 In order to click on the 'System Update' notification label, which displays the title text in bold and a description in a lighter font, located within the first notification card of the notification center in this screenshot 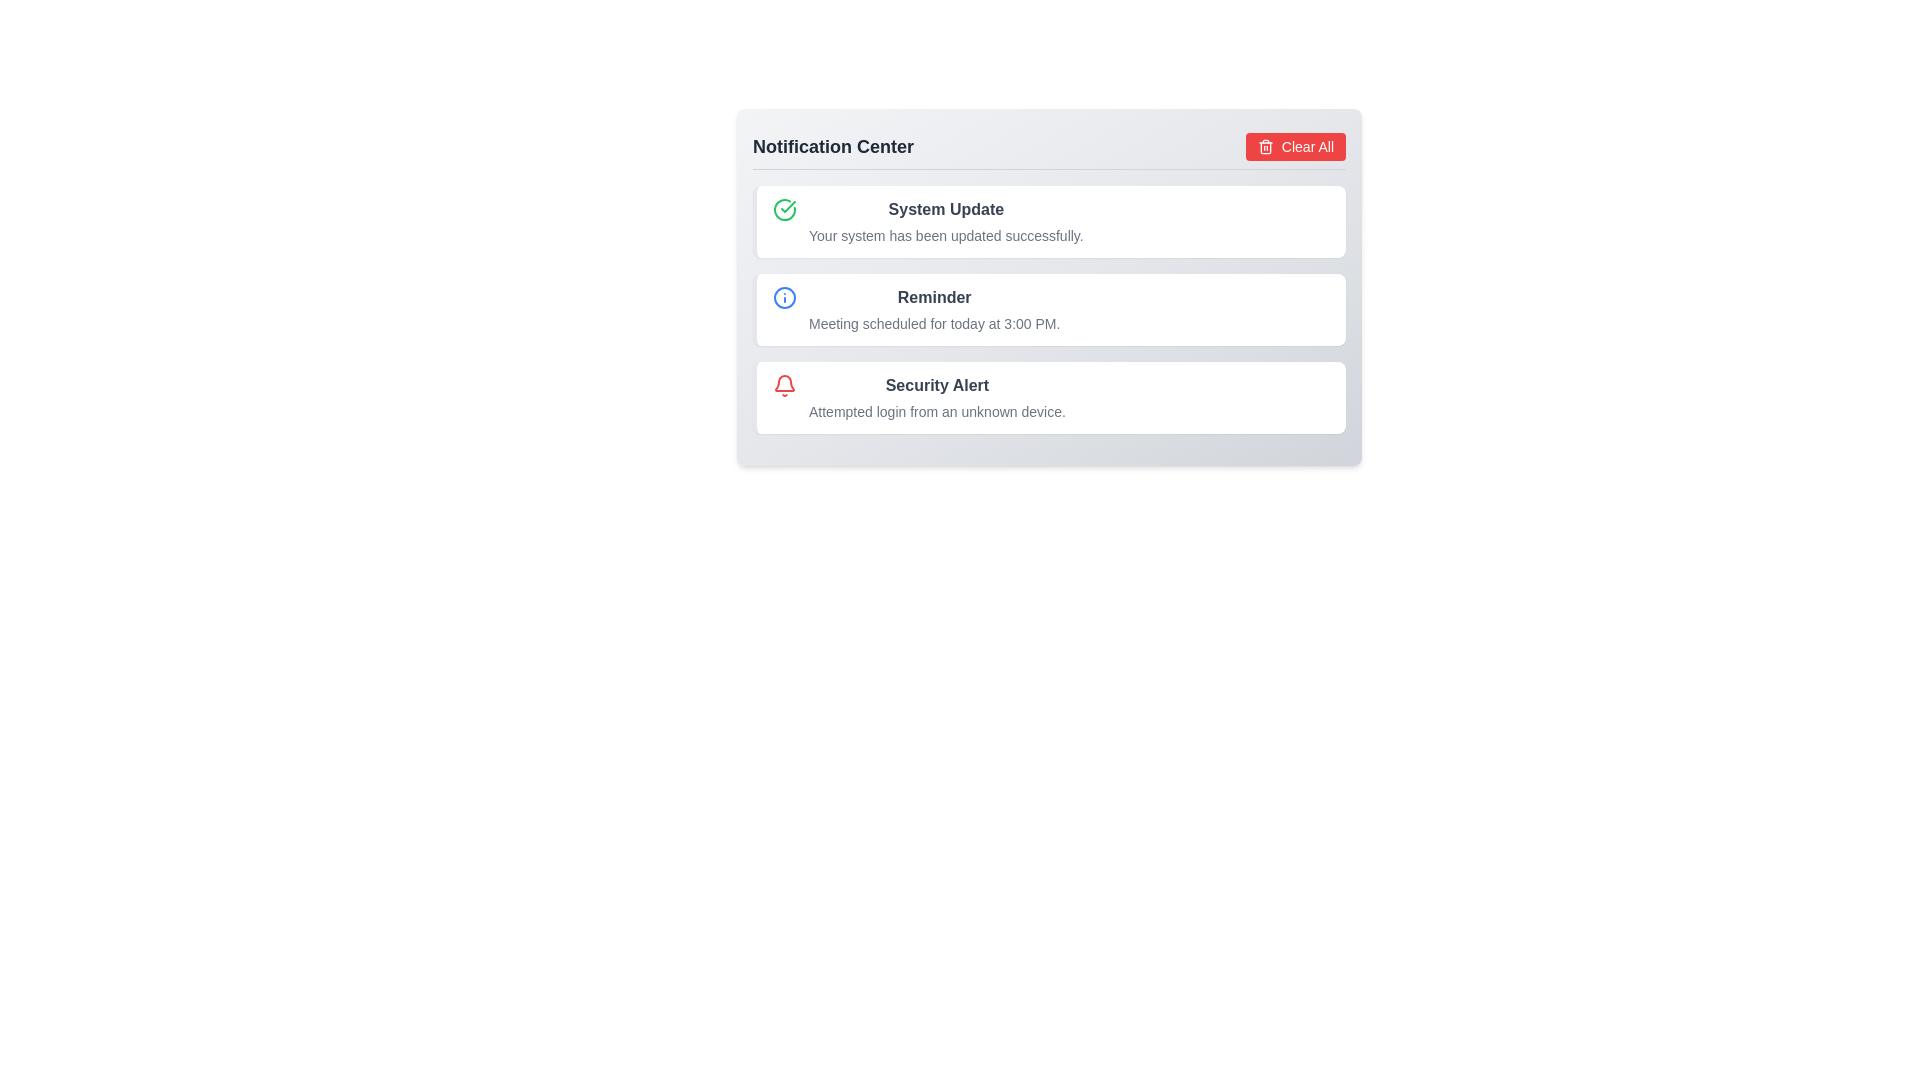, I will do `click(945, 222)`.